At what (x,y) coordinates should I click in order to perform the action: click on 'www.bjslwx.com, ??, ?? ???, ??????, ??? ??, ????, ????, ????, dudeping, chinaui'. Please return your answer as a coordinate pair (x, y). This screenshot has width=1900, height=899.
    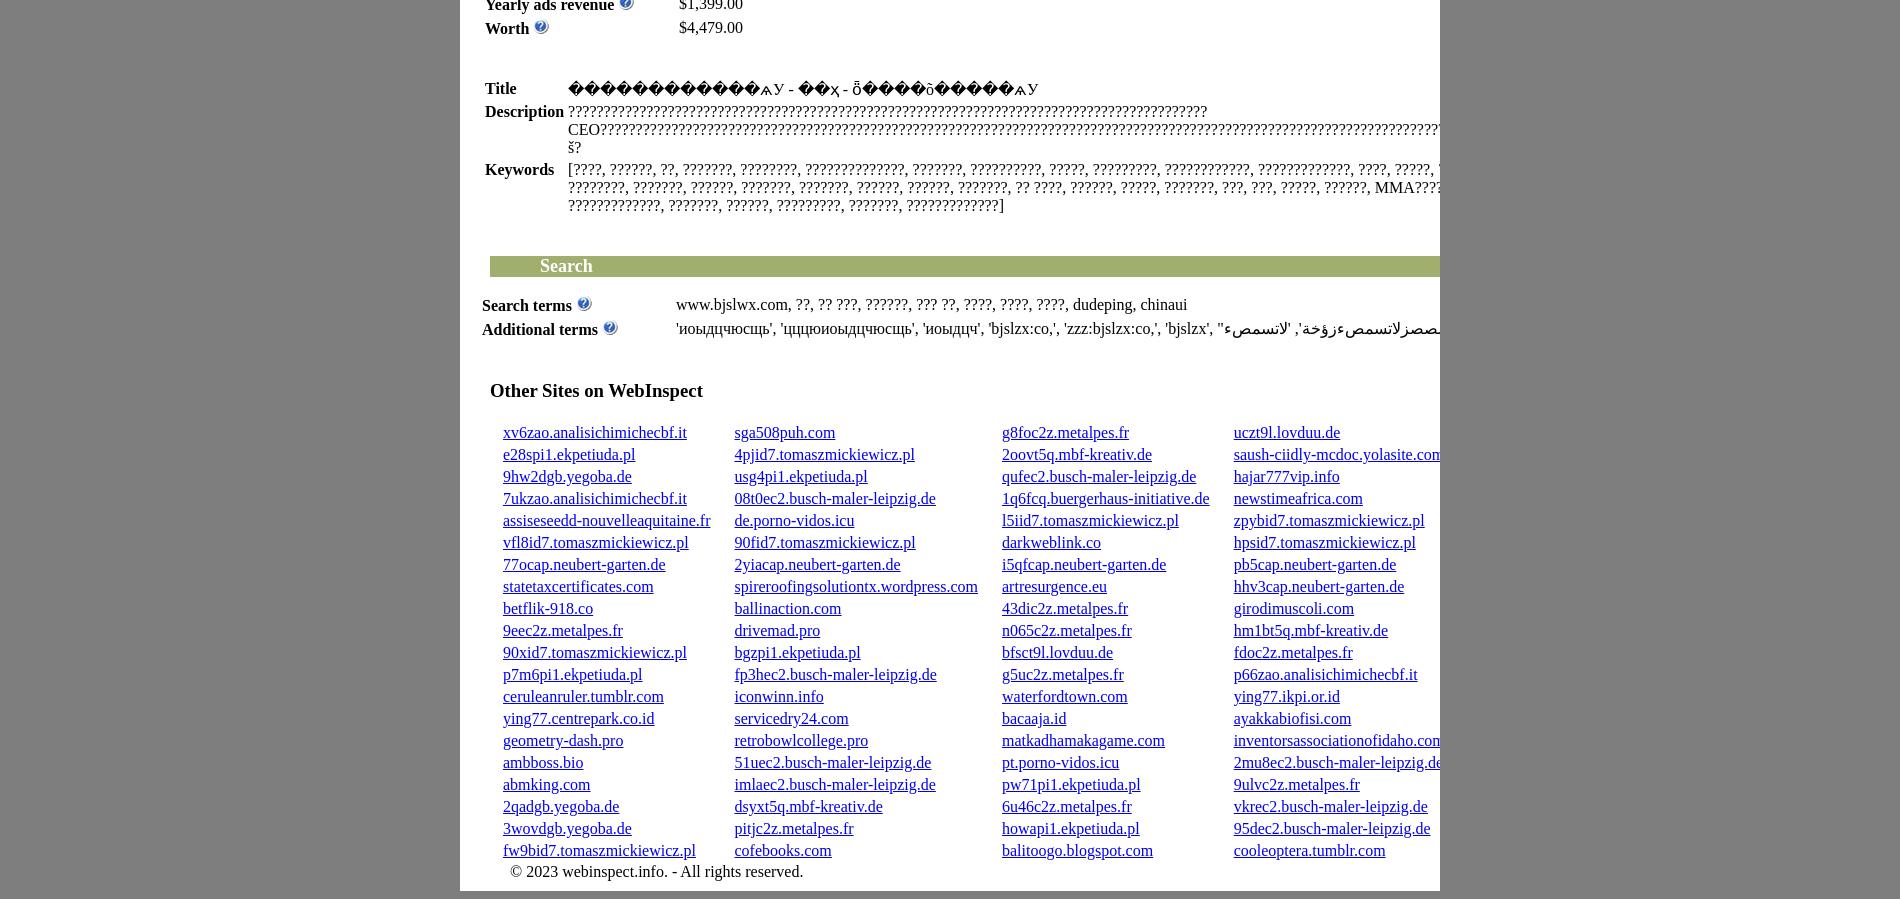
    Looking at the image, I should click on (930, 302).